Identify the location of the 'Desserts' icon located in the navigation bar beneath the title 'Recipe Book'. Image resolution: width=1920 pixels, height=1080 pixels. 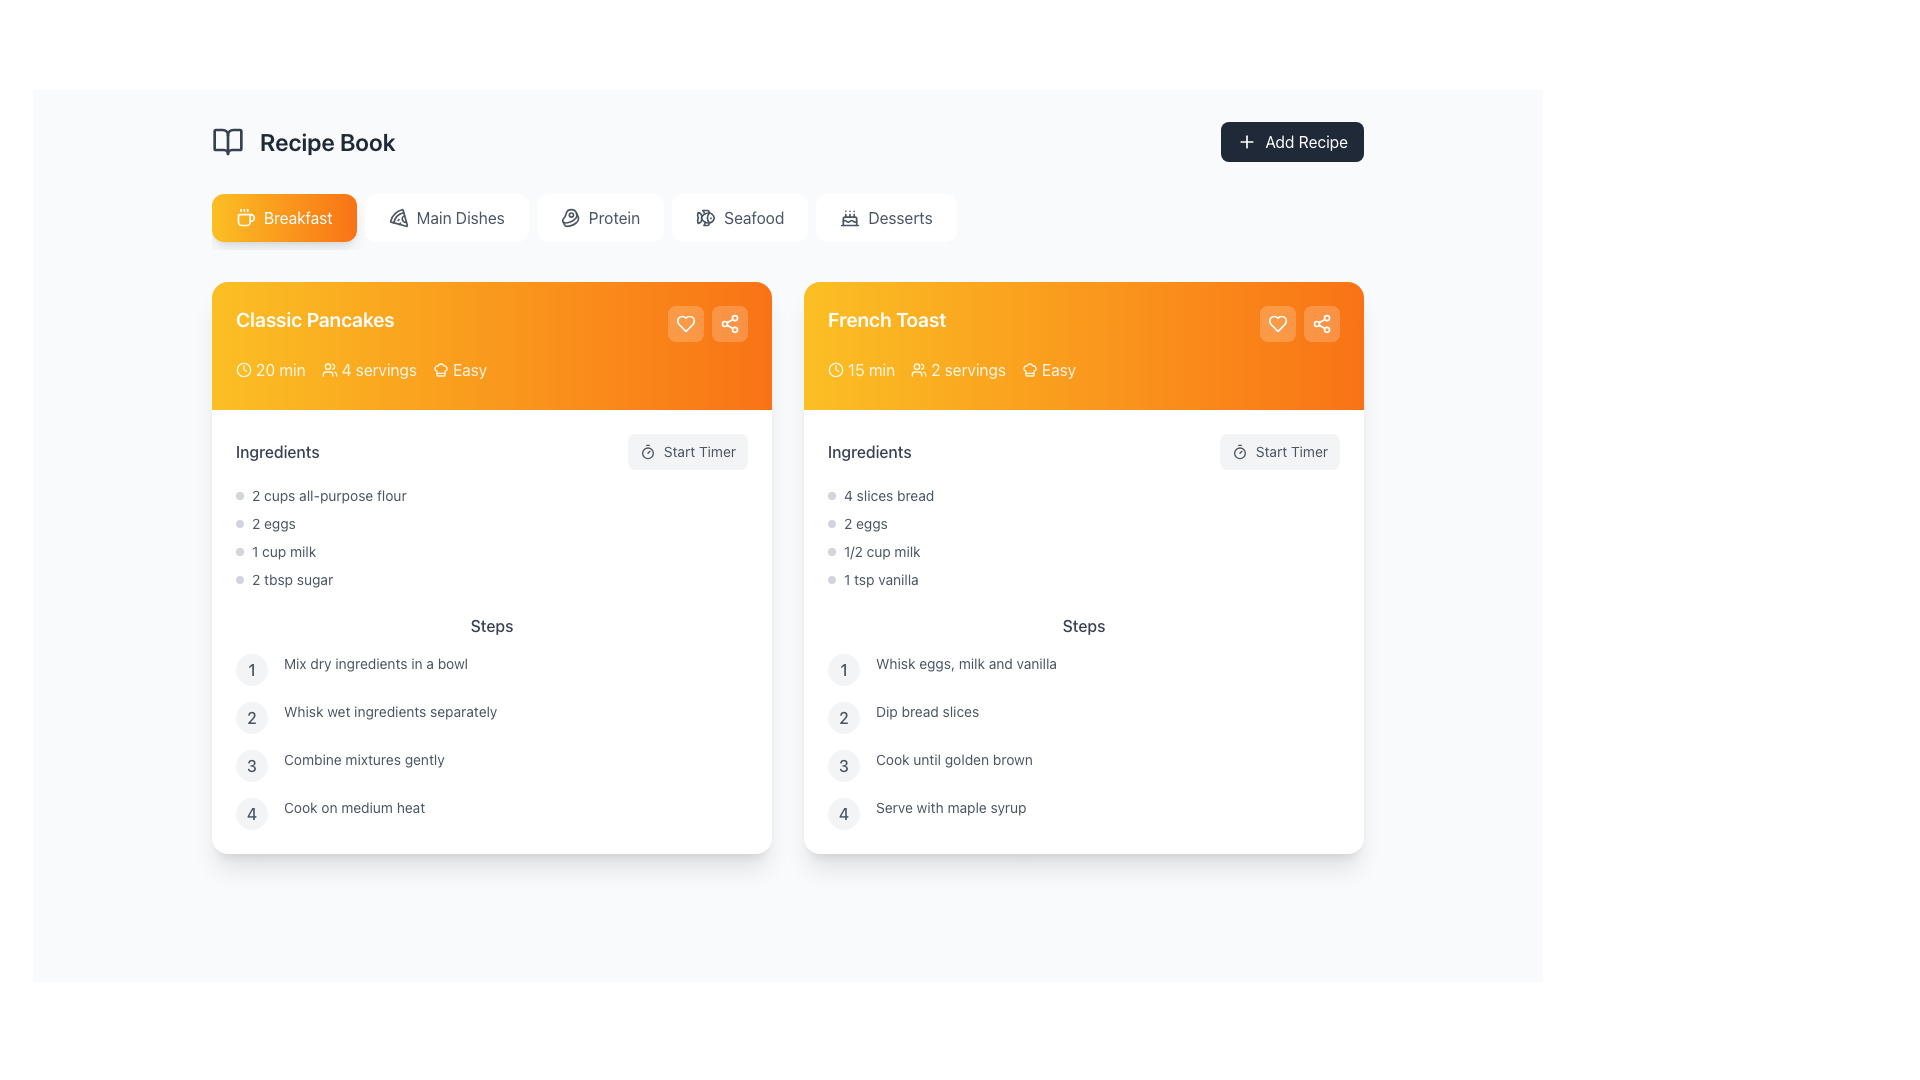
(850, 218).